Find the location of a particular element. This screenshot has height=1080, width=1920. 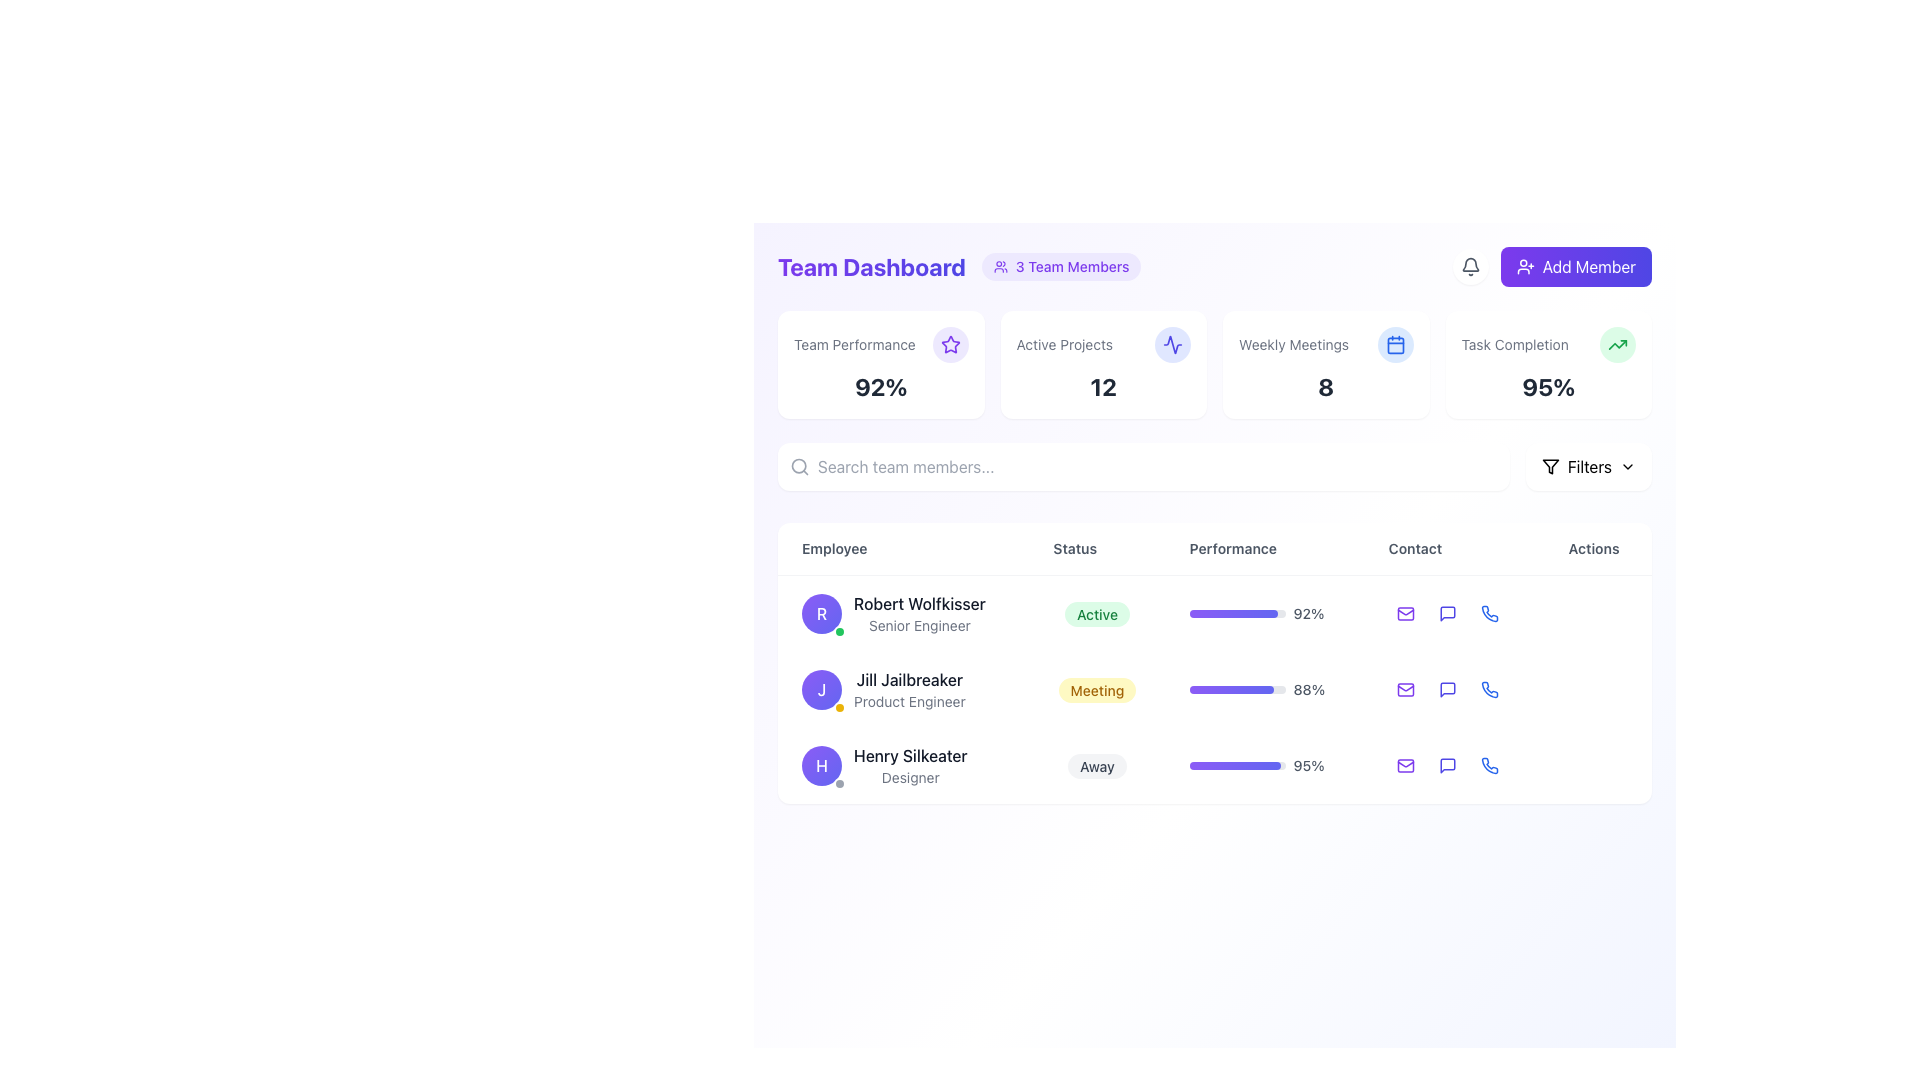

the static text label 'Team Performance' located in the top-left corner of its group, which precedes a violet circular icon and a star-shaped SVG graphic is located at coordinates (854, 343).